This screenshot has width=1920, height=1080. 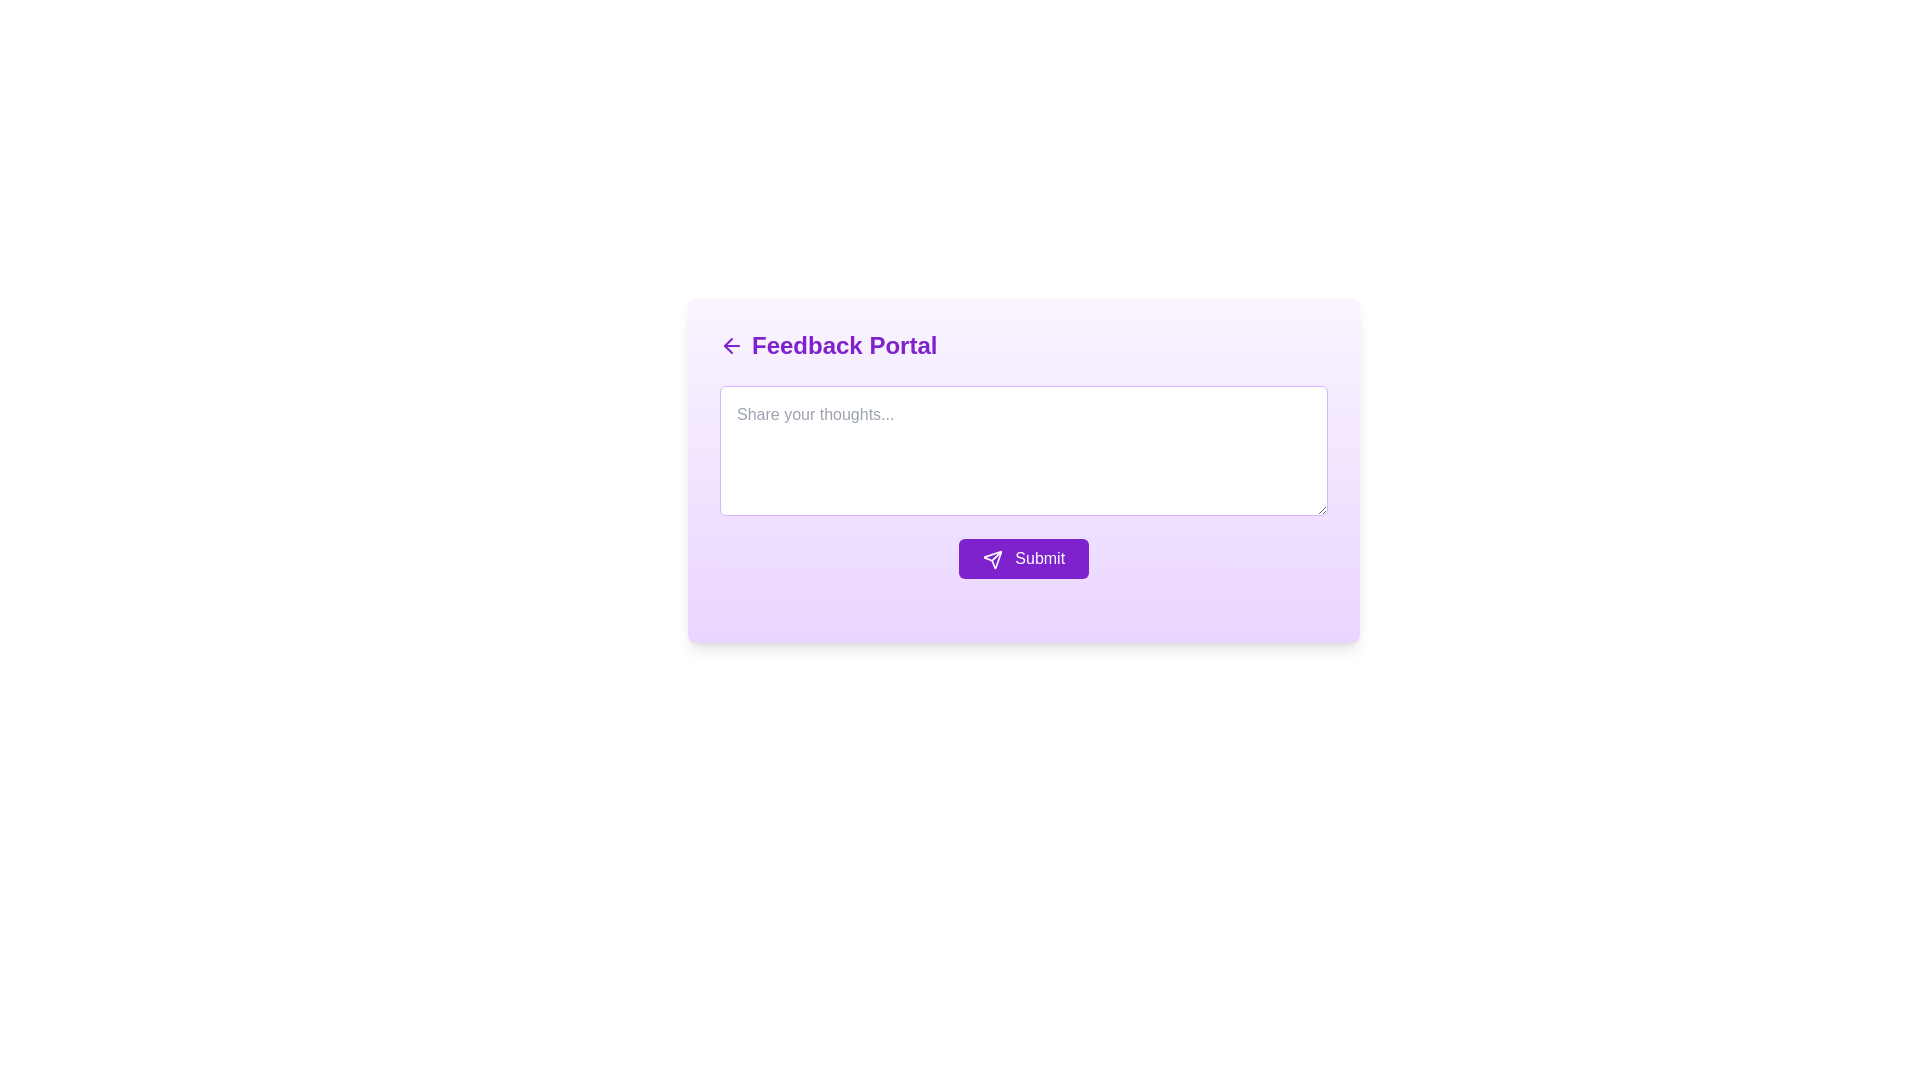 What do you see at coordinates (730, 345) in the screenshot?
I see `the purple leftward-pointing arrow icon adjacent to the 'Feedback Portal' title text` at bounding box center [730, 345].